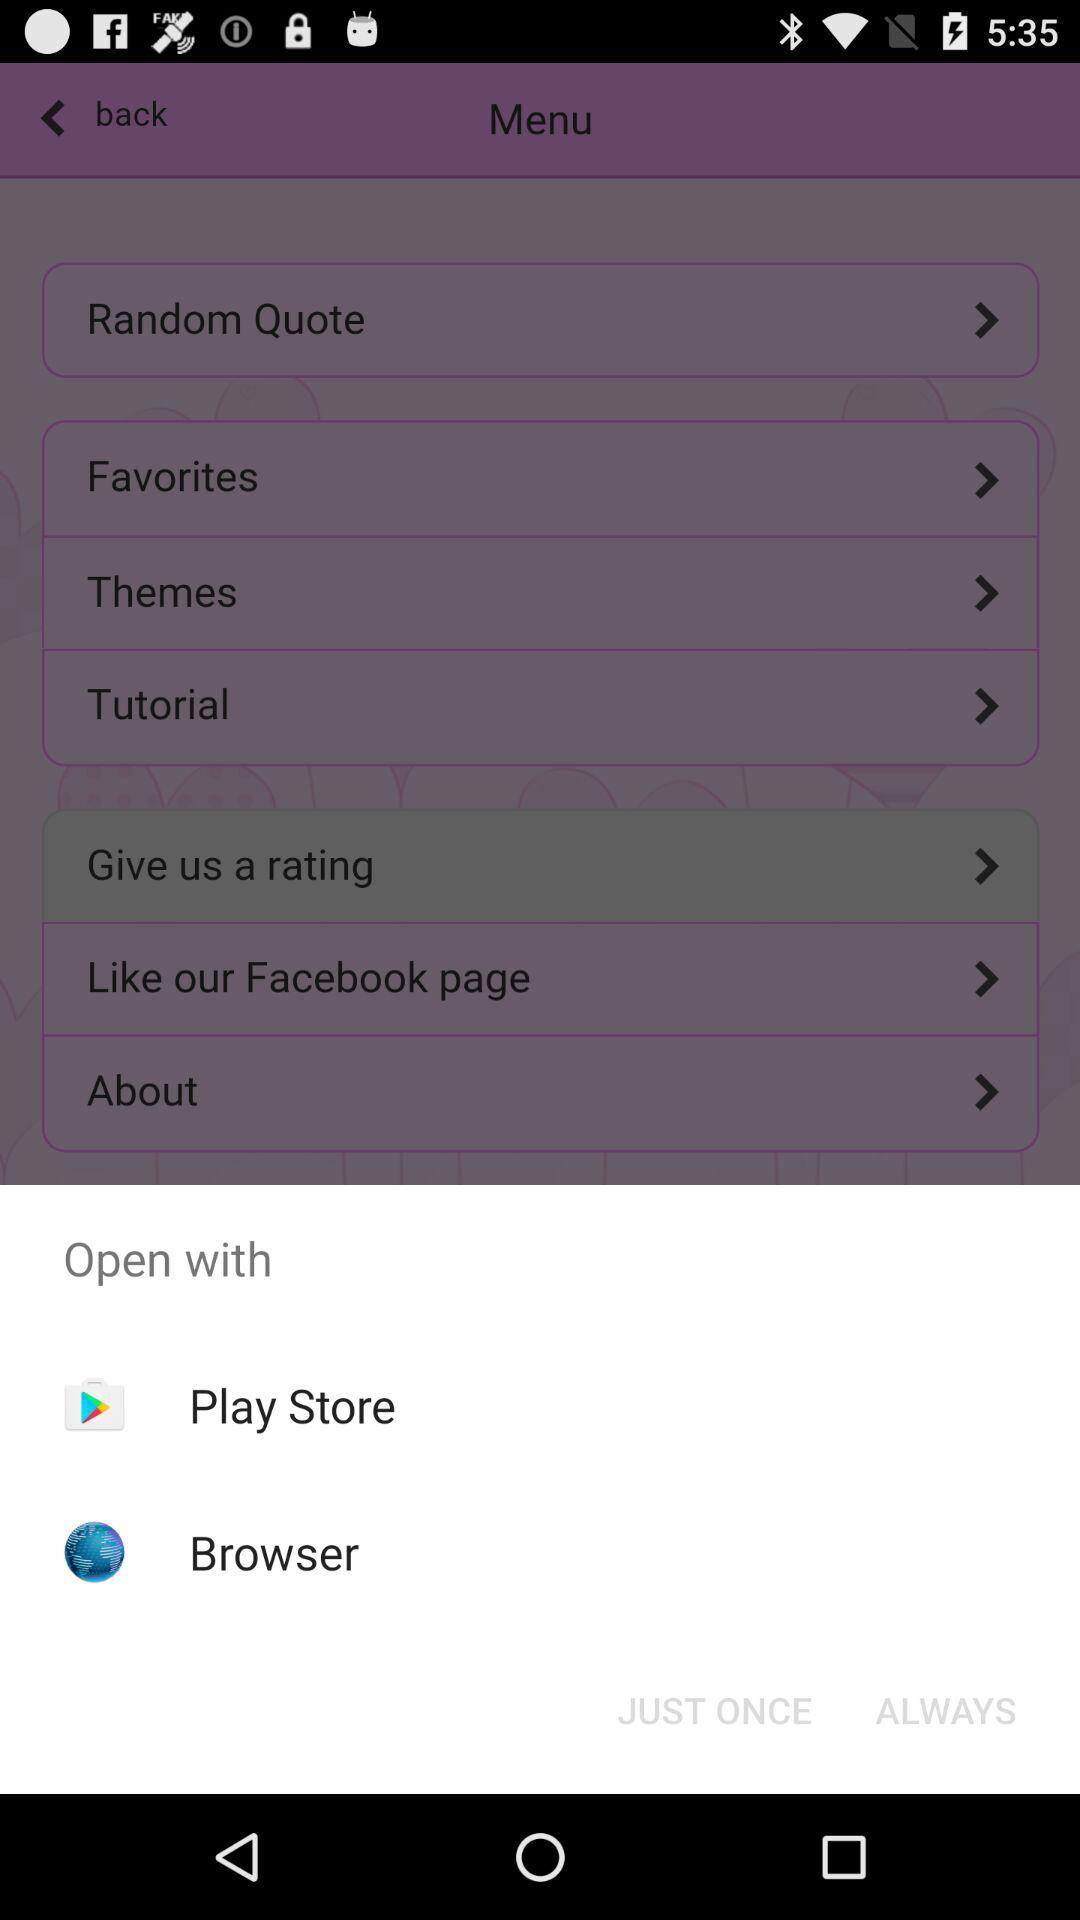 Image resolution: width=1080 pixels, height=1920 pixels. What do you see at coordinates (713, 1708) in the screenshot?
I see `the button at the bottom` at bounding box center [713, 1708].